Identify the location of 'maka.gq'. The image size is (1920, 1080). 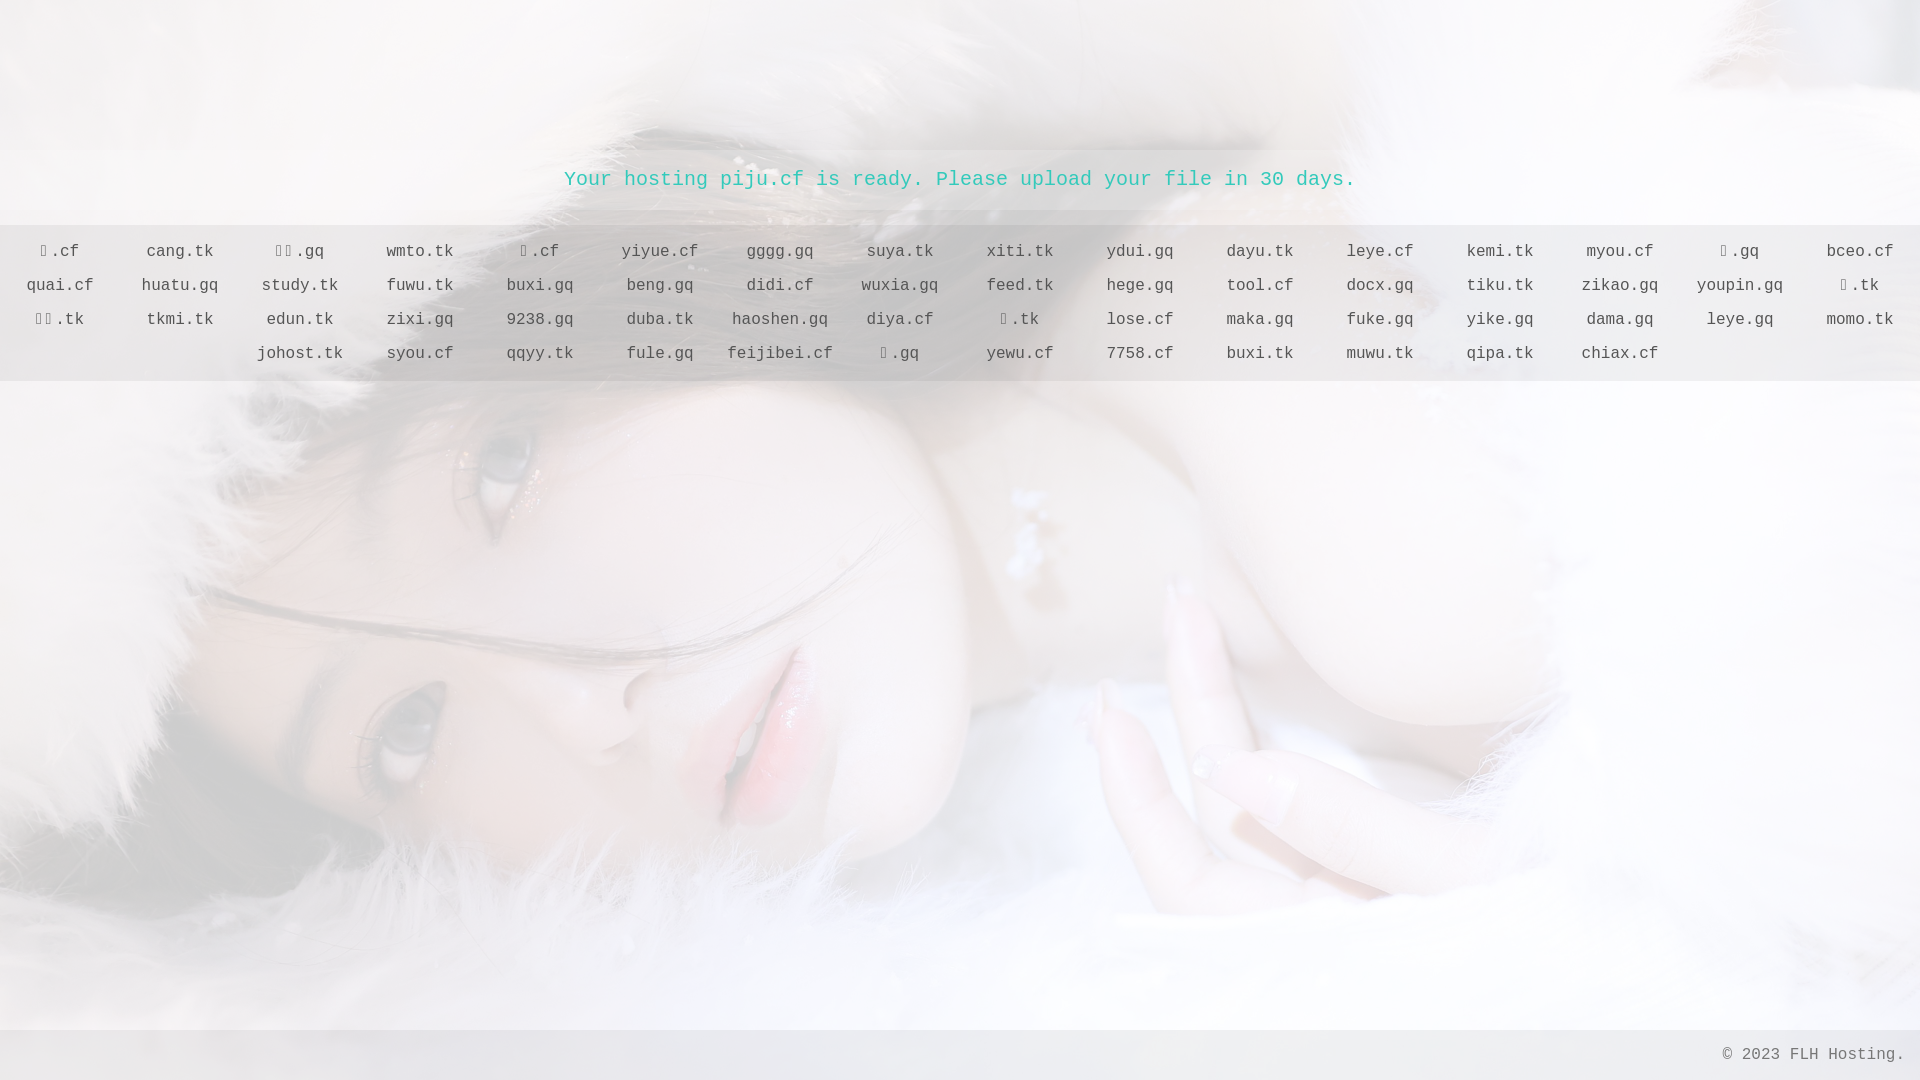
(1200, 319).